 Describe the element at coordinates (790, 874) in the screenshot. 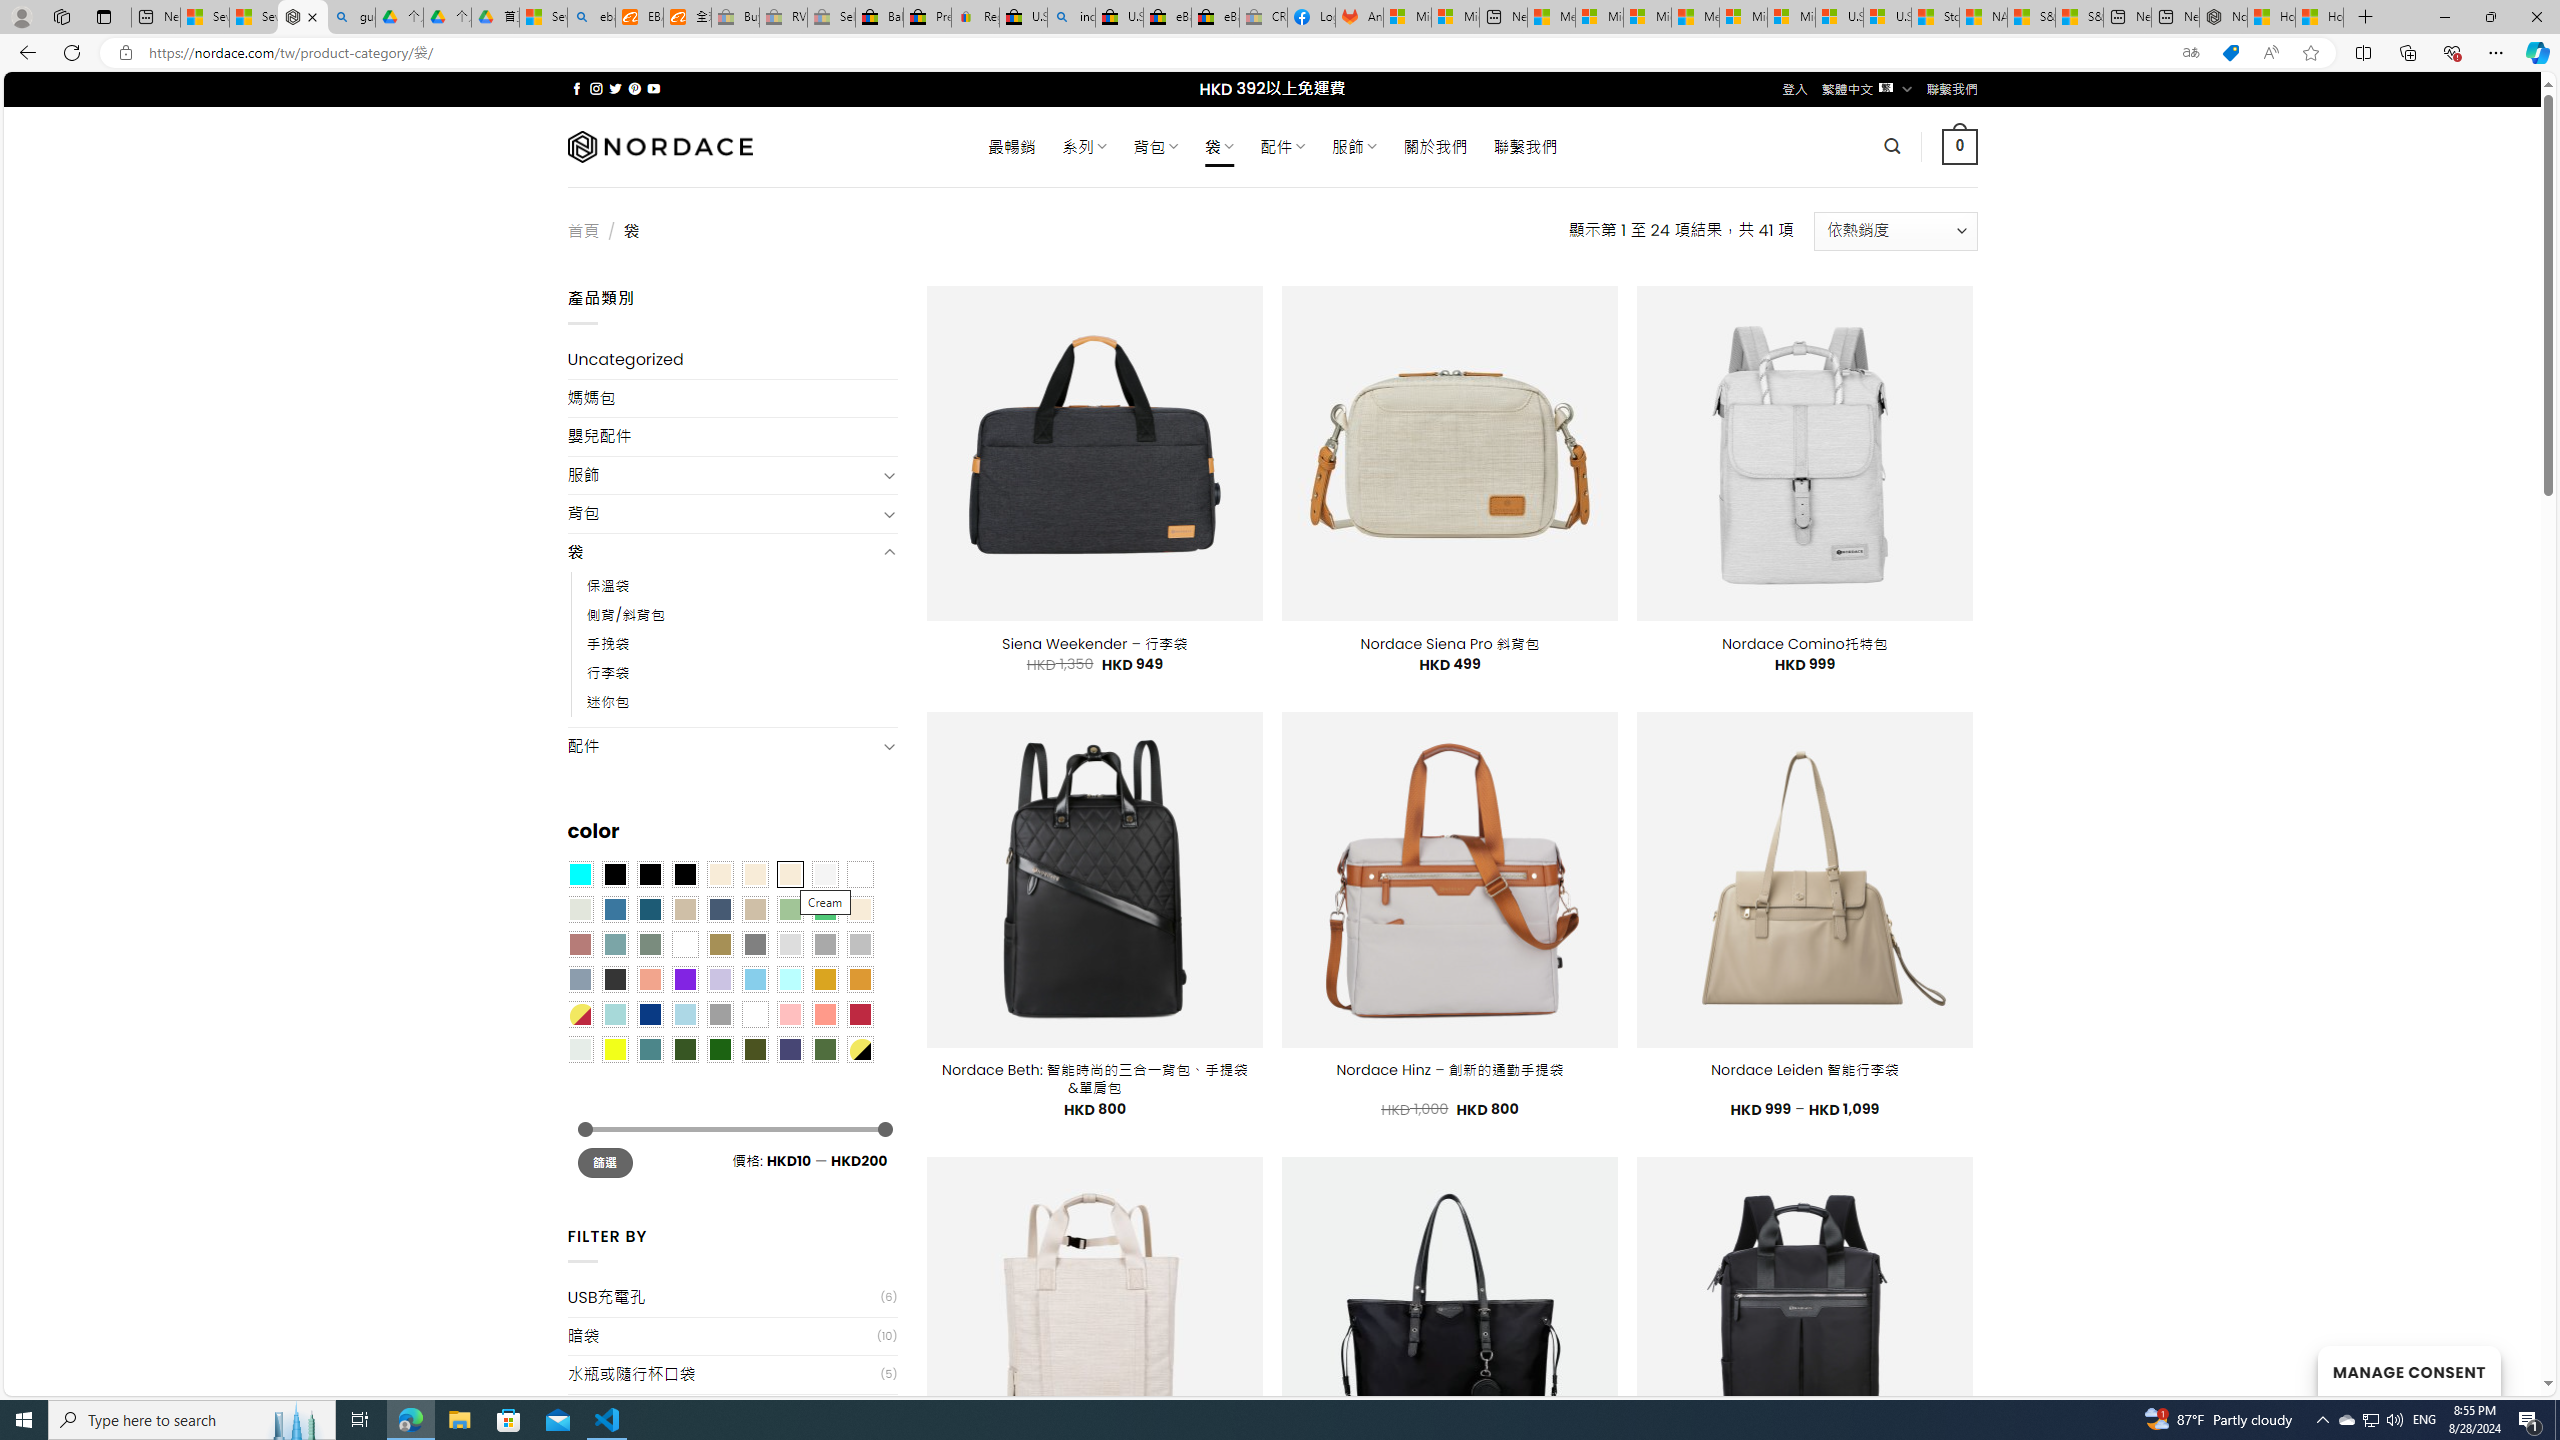

I see `'Cream'` at that location.